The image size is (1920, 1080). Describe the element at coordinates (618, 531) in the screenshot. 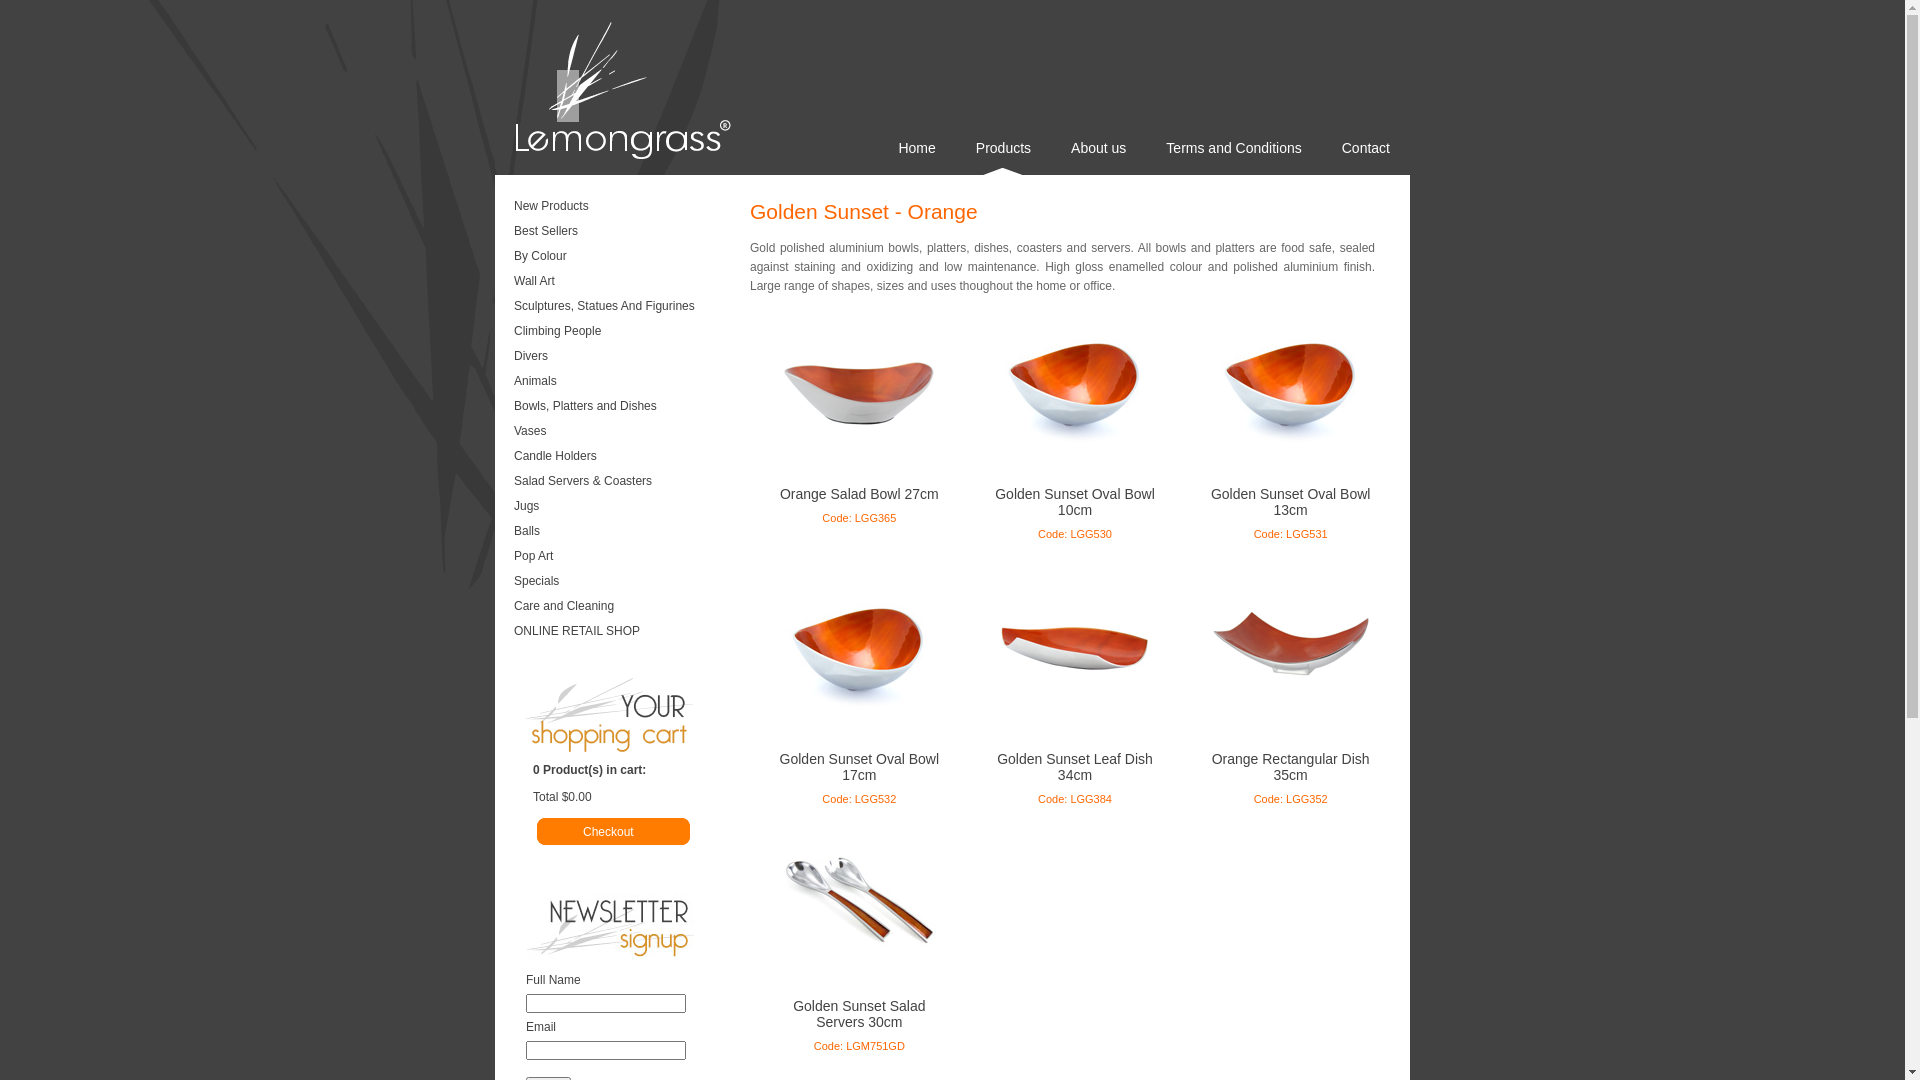

I see `'Balls'` at that location.